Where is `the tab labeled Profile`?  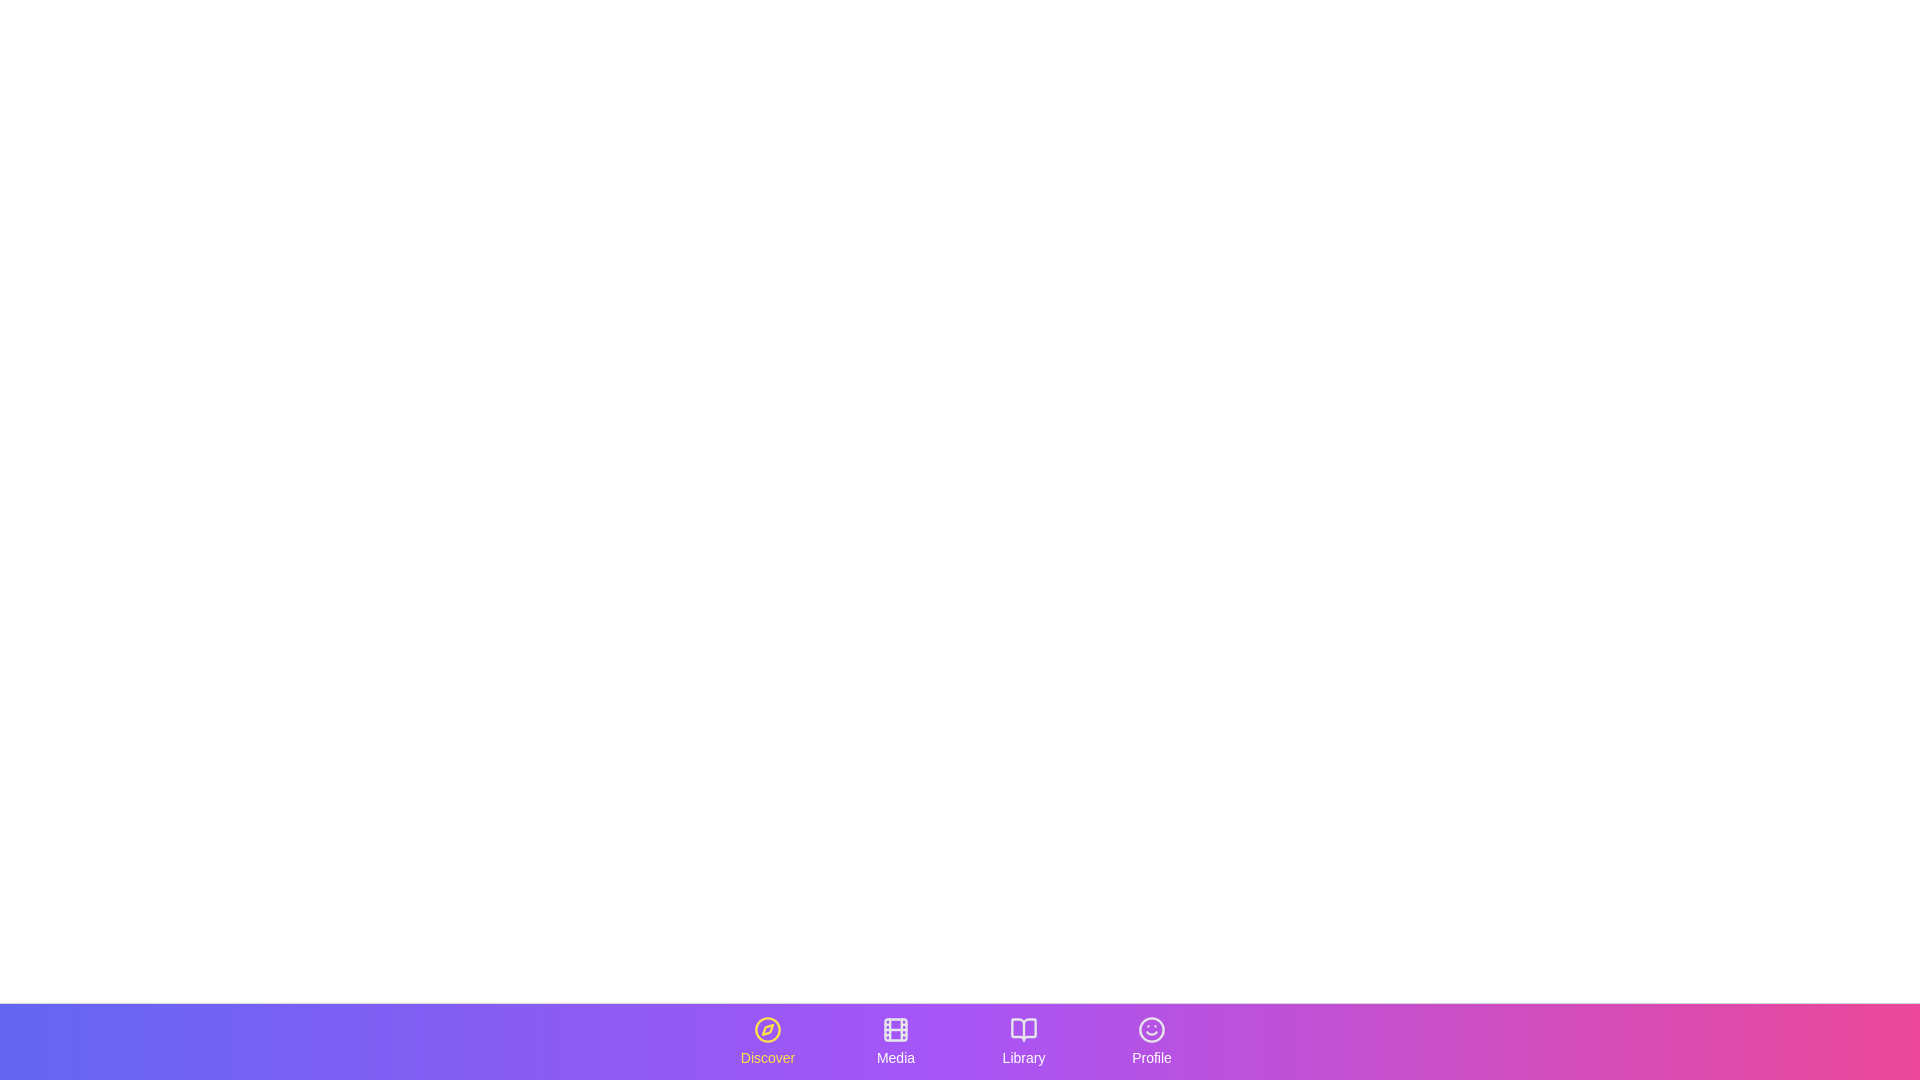 the tab labeled Profile is located at coordinates (1152, 1040).